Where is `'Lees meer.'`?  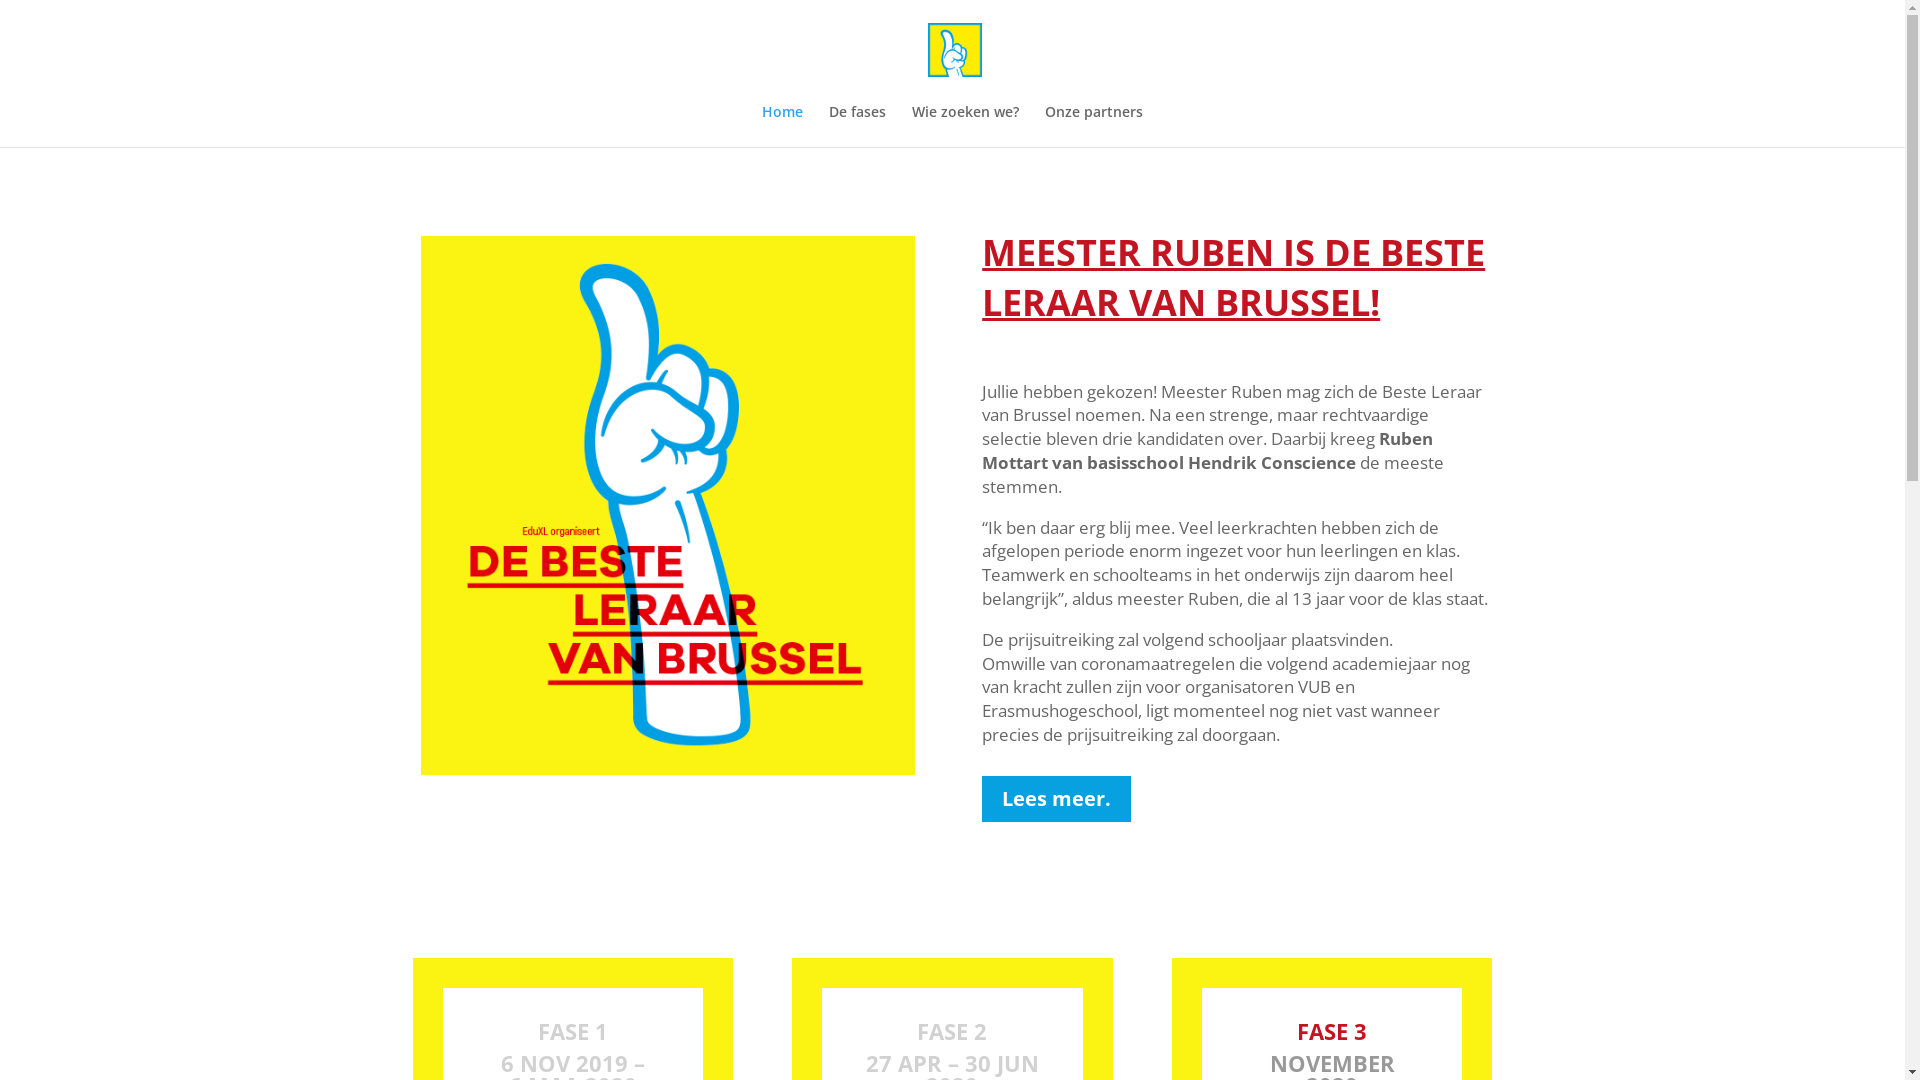 'Lees meer.' is located at coordinates (1055, 797).